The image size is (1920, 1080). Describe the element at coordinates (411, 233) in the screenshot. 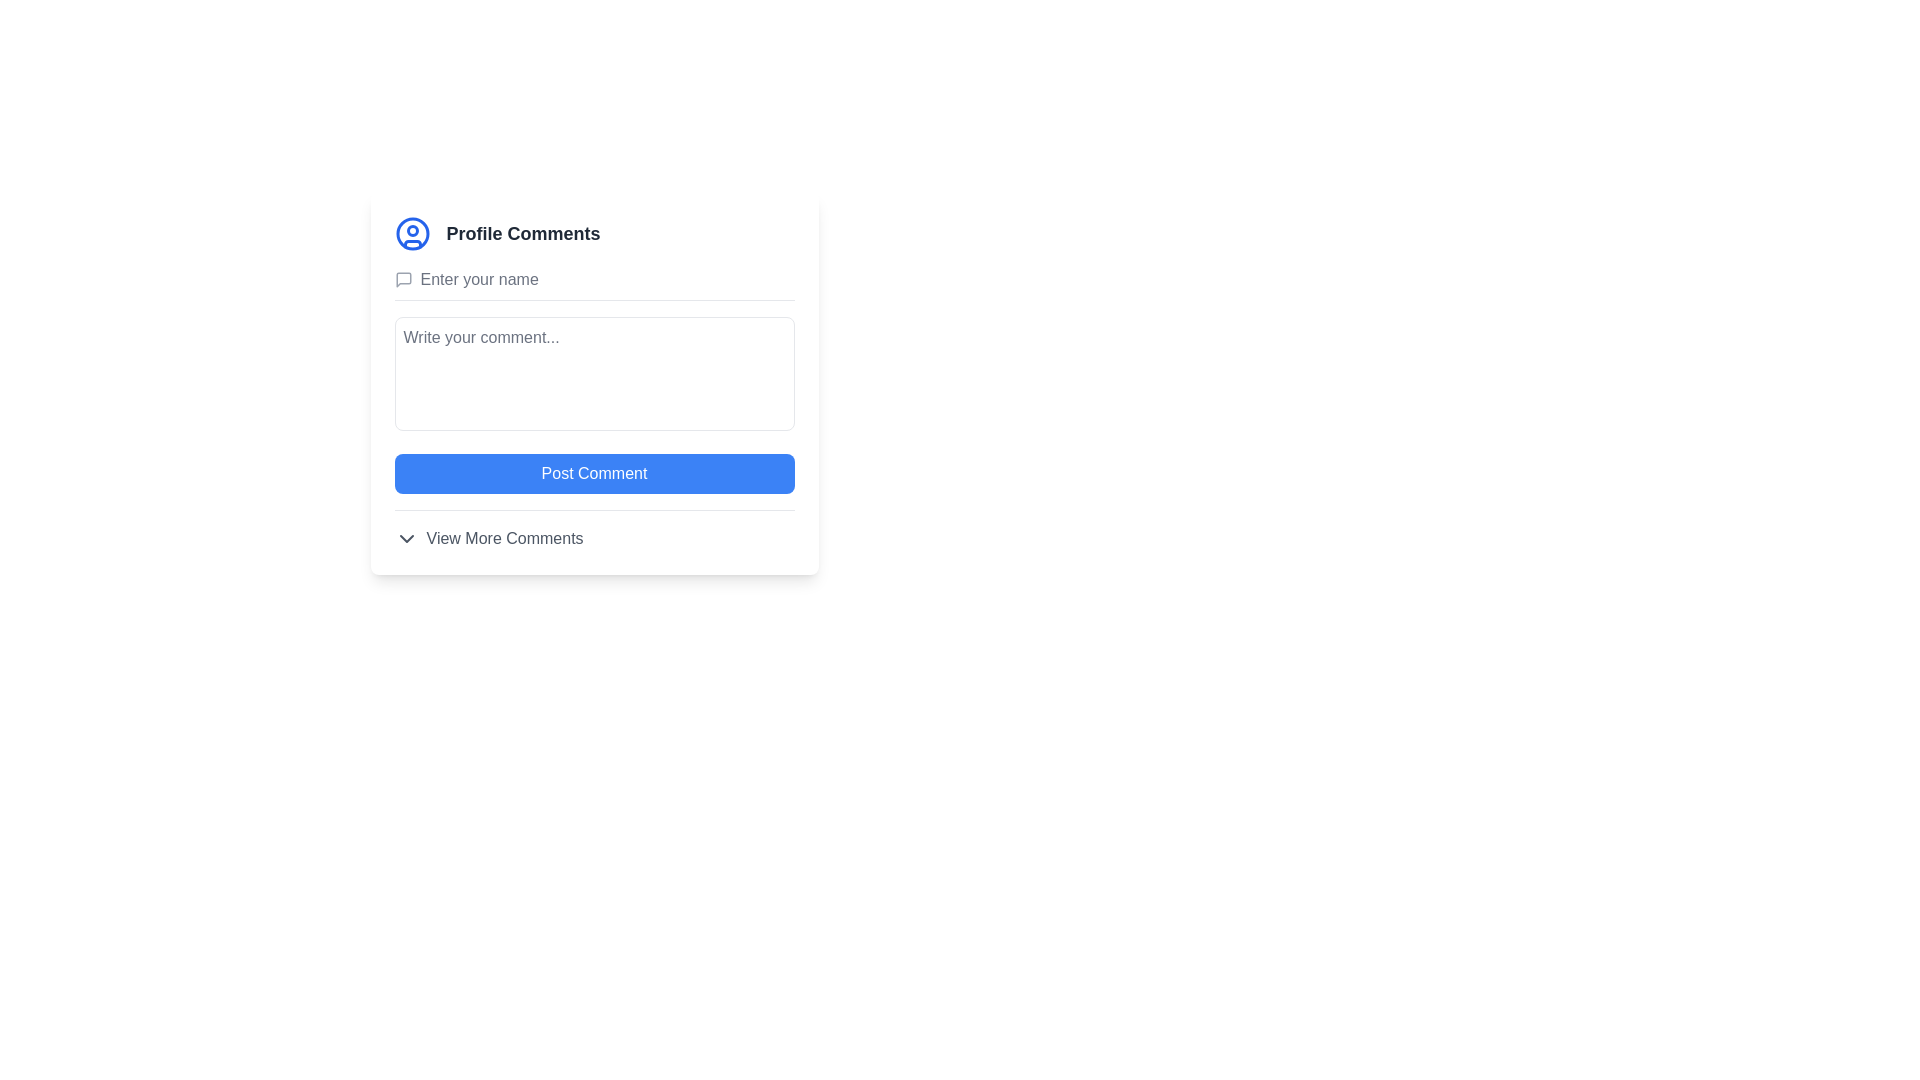

I see `the user profile icon, which serves as a visual cue for the 'Profile Comments' section positioned to the far left of the horizontal layout` at that location.